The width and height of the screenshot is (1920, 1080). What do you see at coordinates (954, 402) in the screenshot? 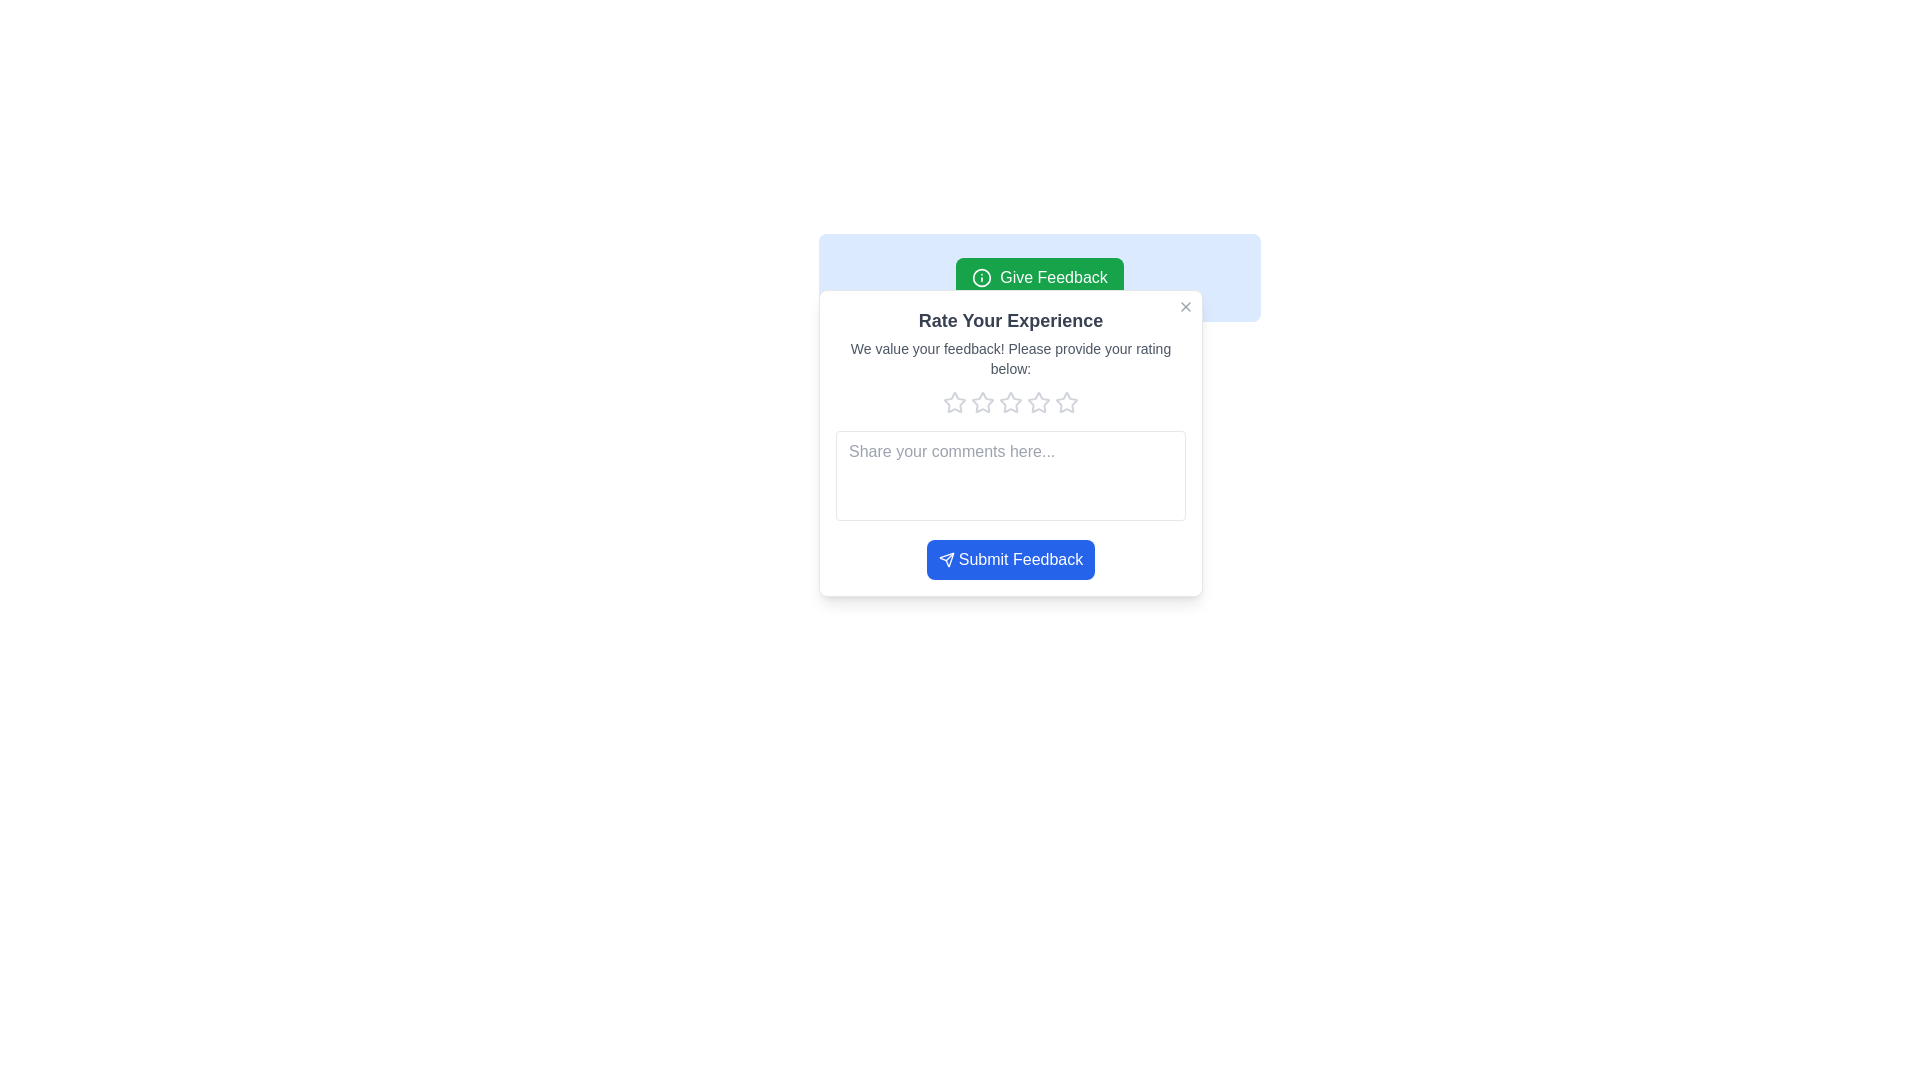
I see `the first star icon in the 'Rate Your Experience' modal` at bounding box center [954, 402].